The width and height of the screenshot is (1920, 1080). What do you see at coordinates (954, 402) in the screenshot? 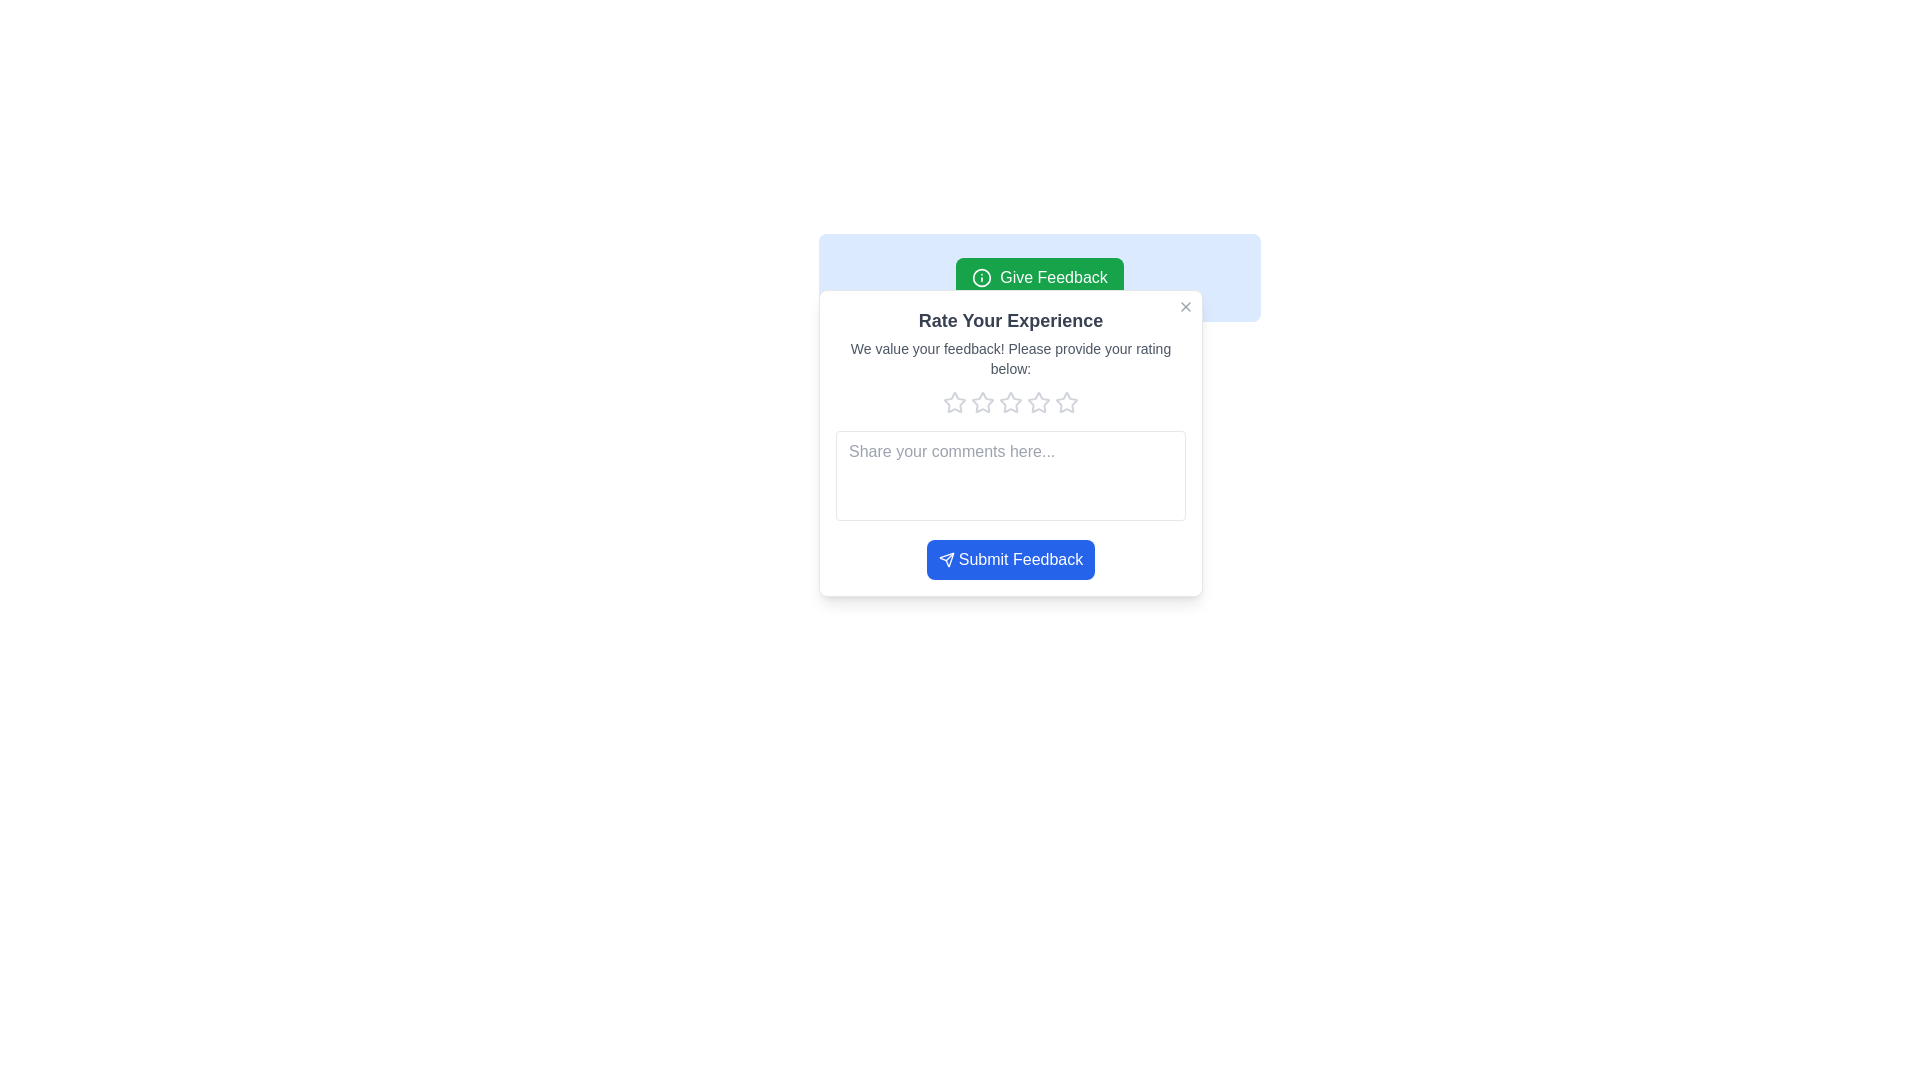
I see `the first star icon in the 'Rate Your Experience' modal` at bounding box center [954, 402].